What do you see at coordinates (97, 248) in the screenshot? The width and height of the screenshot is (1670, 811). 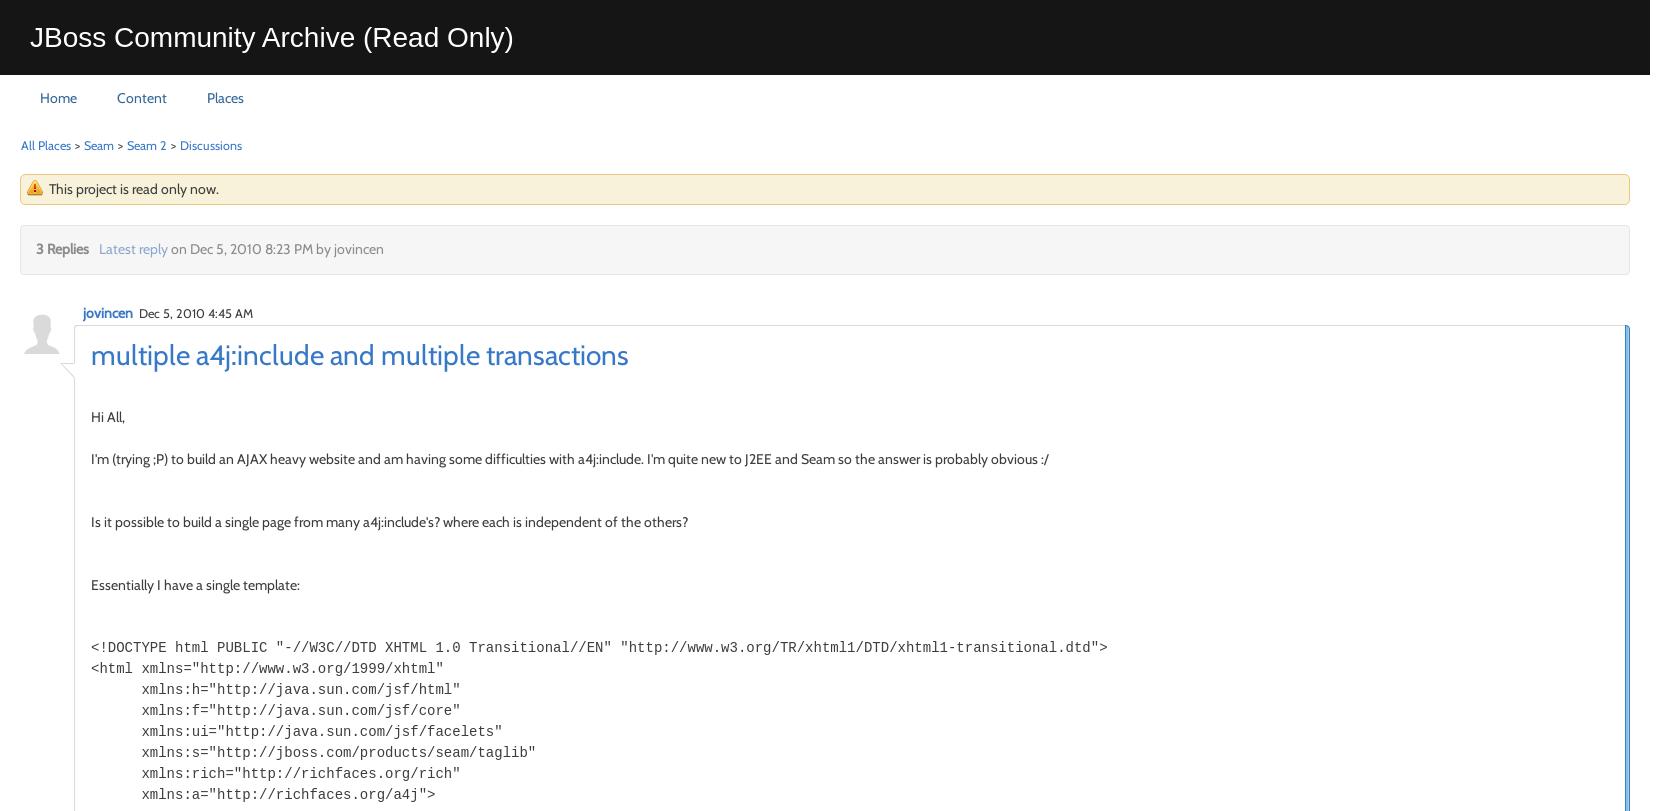 I see `'Latest reply'` at bounding box center [97, 248].